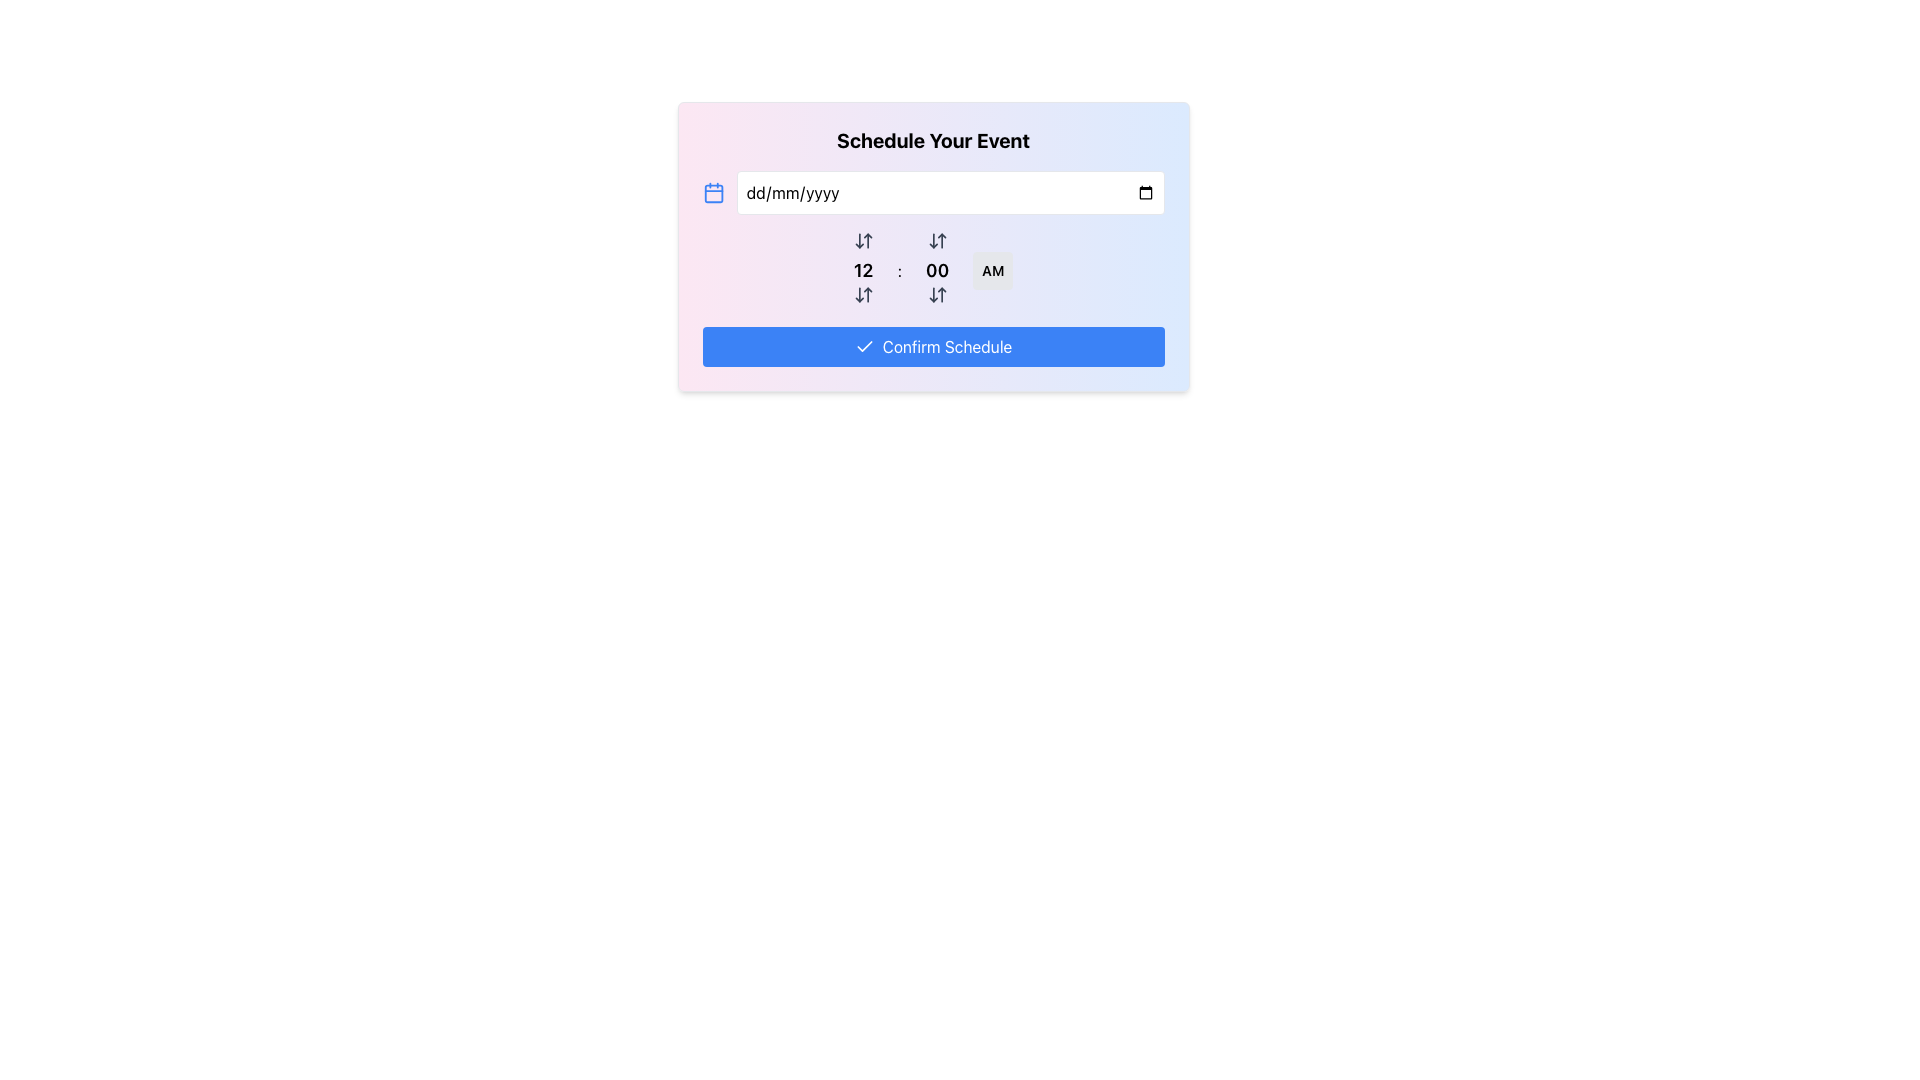 The height and width of the screenshot is (1080, 1920). Describe the element at coordinates (936, 294) in the screenshot. I see `the dual-arrow button indicating up and down directions, which is located to the right of the numeral '00' in the time selection interface` at that location.